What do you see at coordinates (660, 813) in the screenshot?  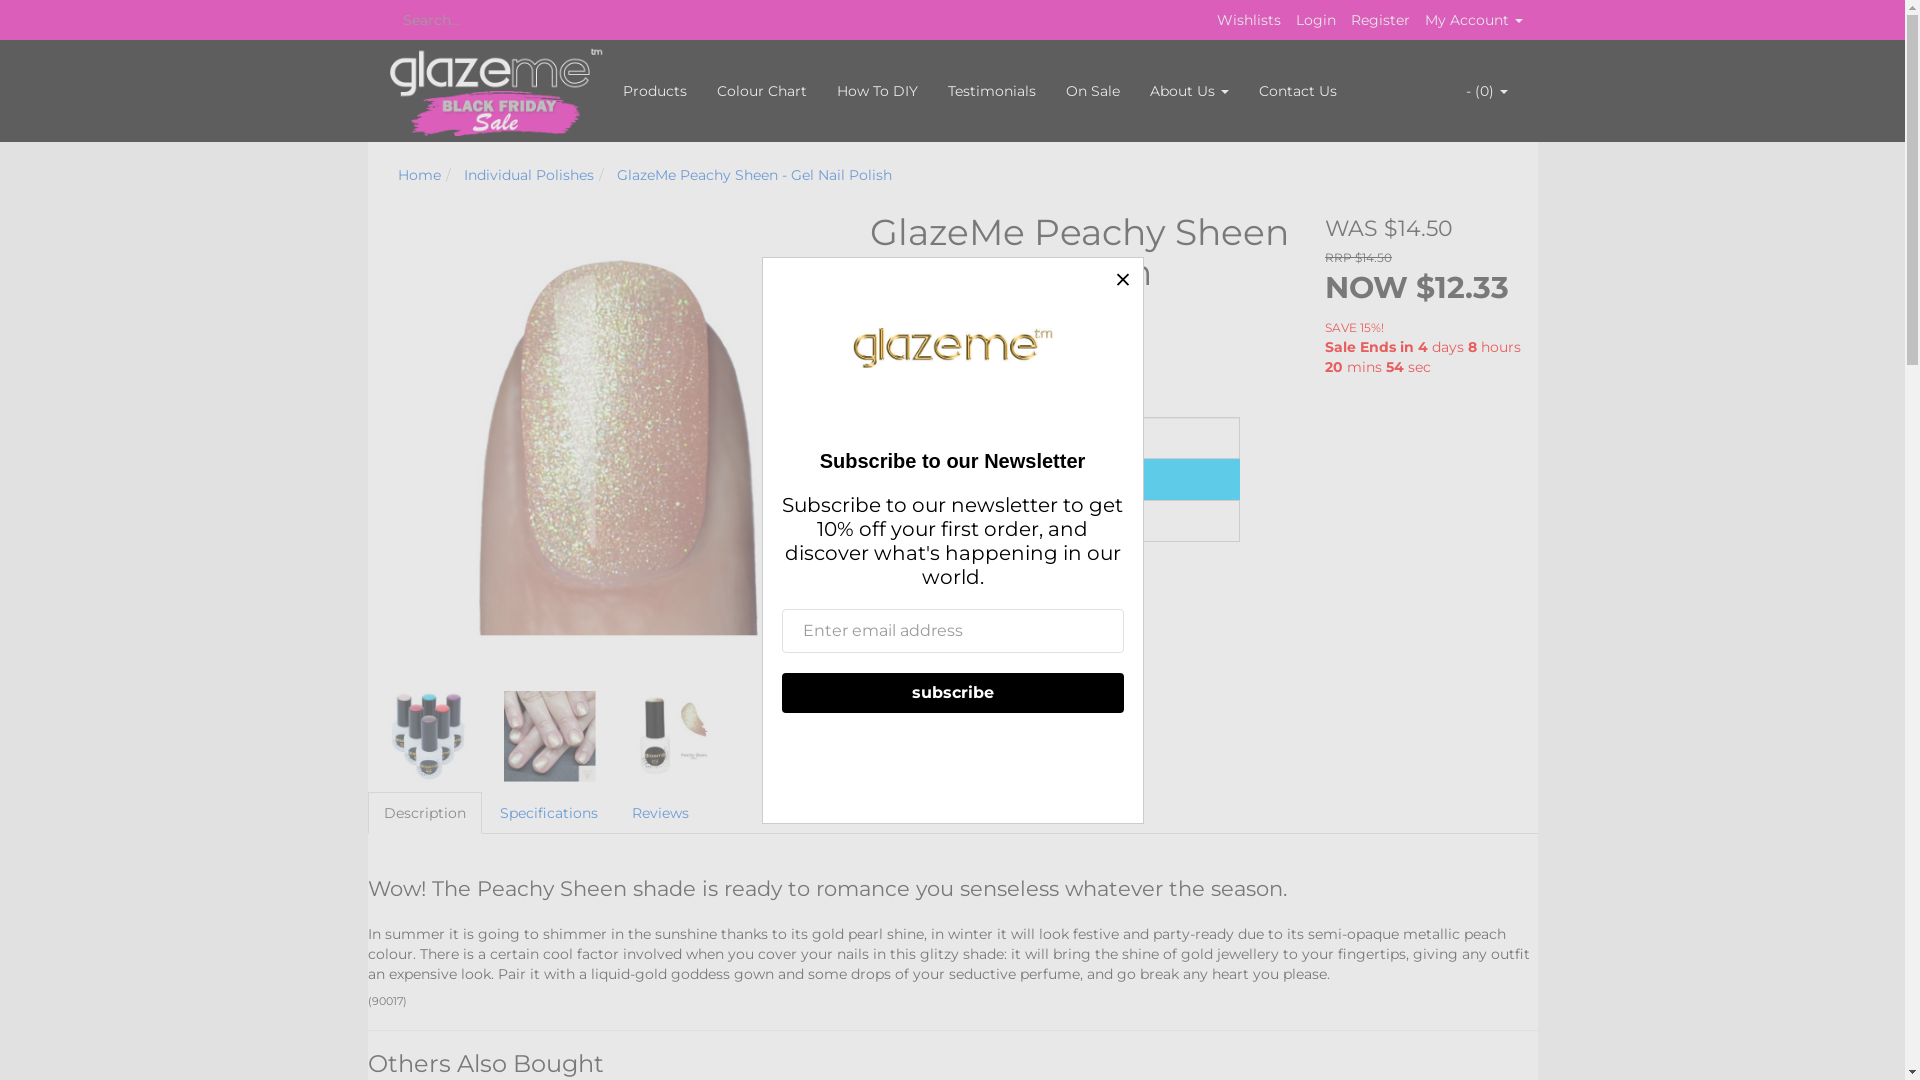 I see `'Reviews'` at bounding box center [660, 813].